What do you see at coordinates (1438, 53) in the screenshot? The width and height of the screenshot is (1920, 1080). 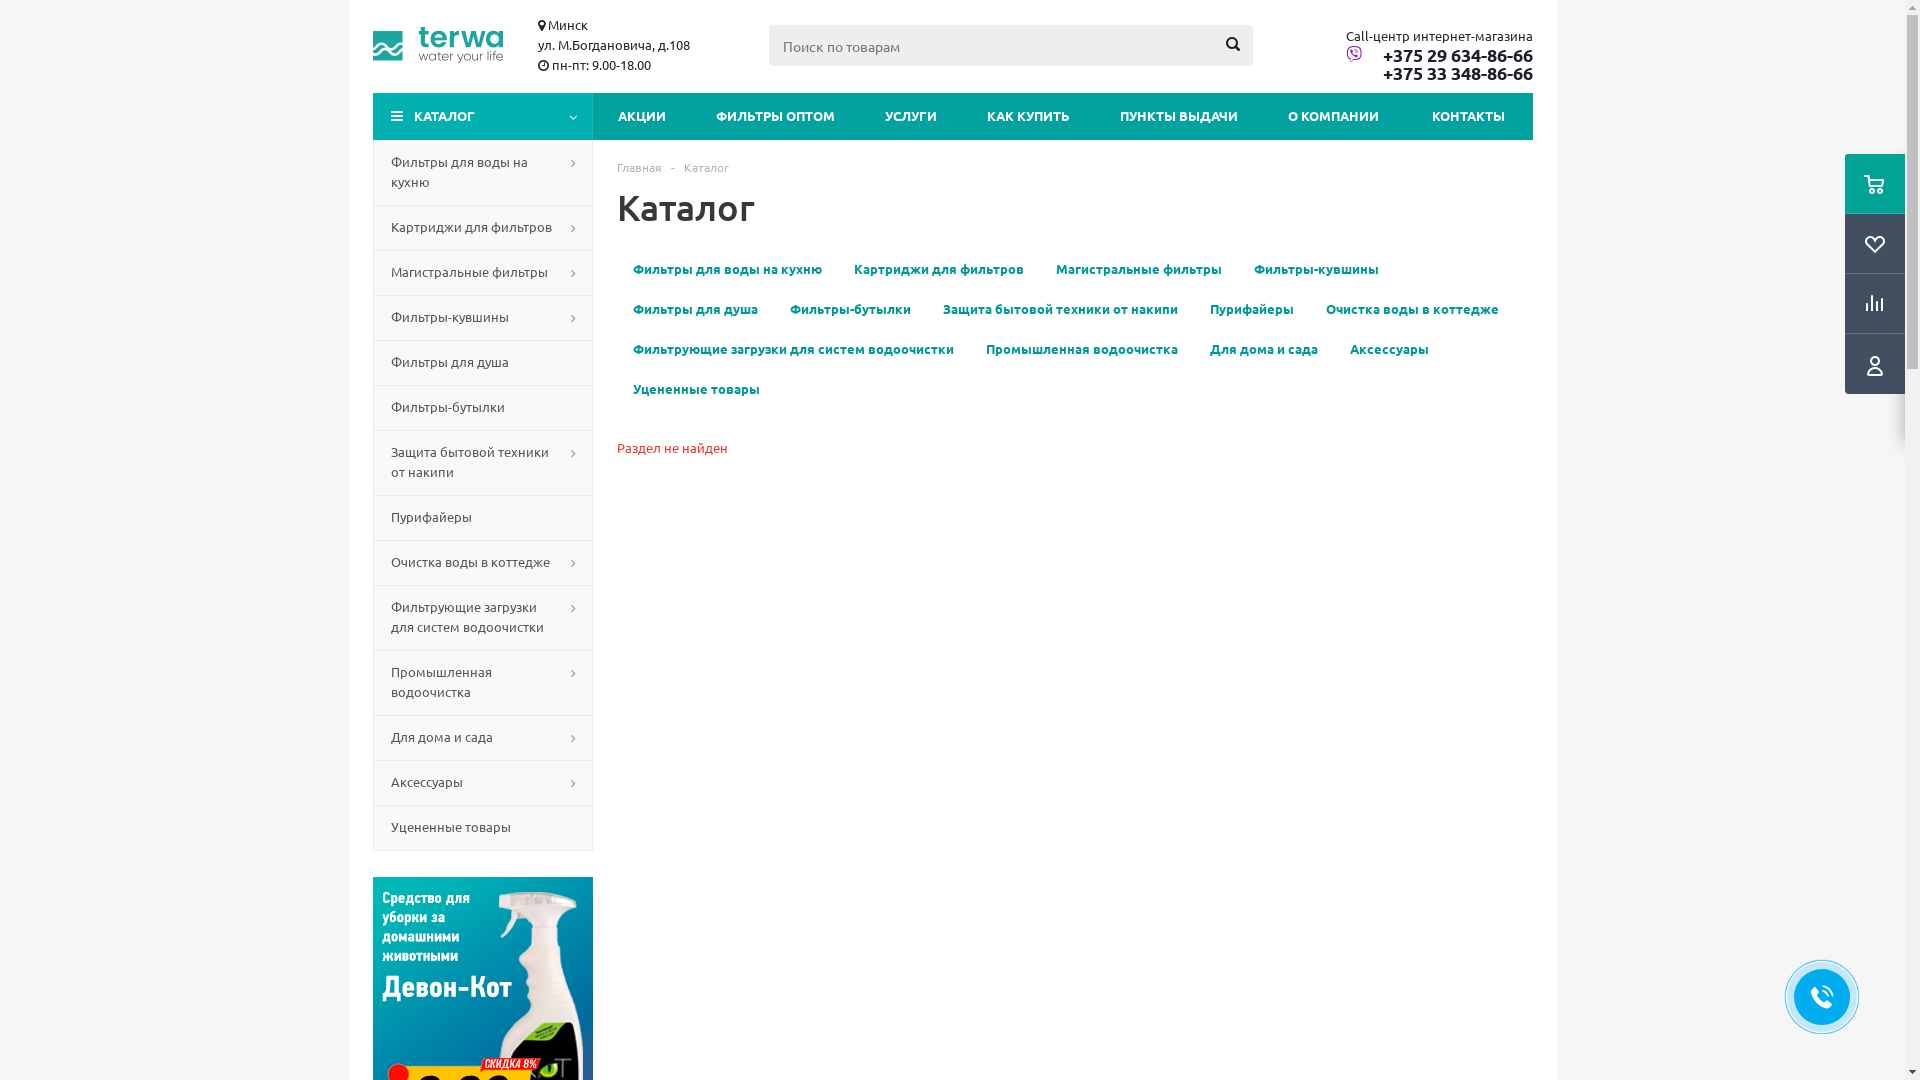 I see `'+375 29 634-86-66'` at bounding box center [1438, 53].